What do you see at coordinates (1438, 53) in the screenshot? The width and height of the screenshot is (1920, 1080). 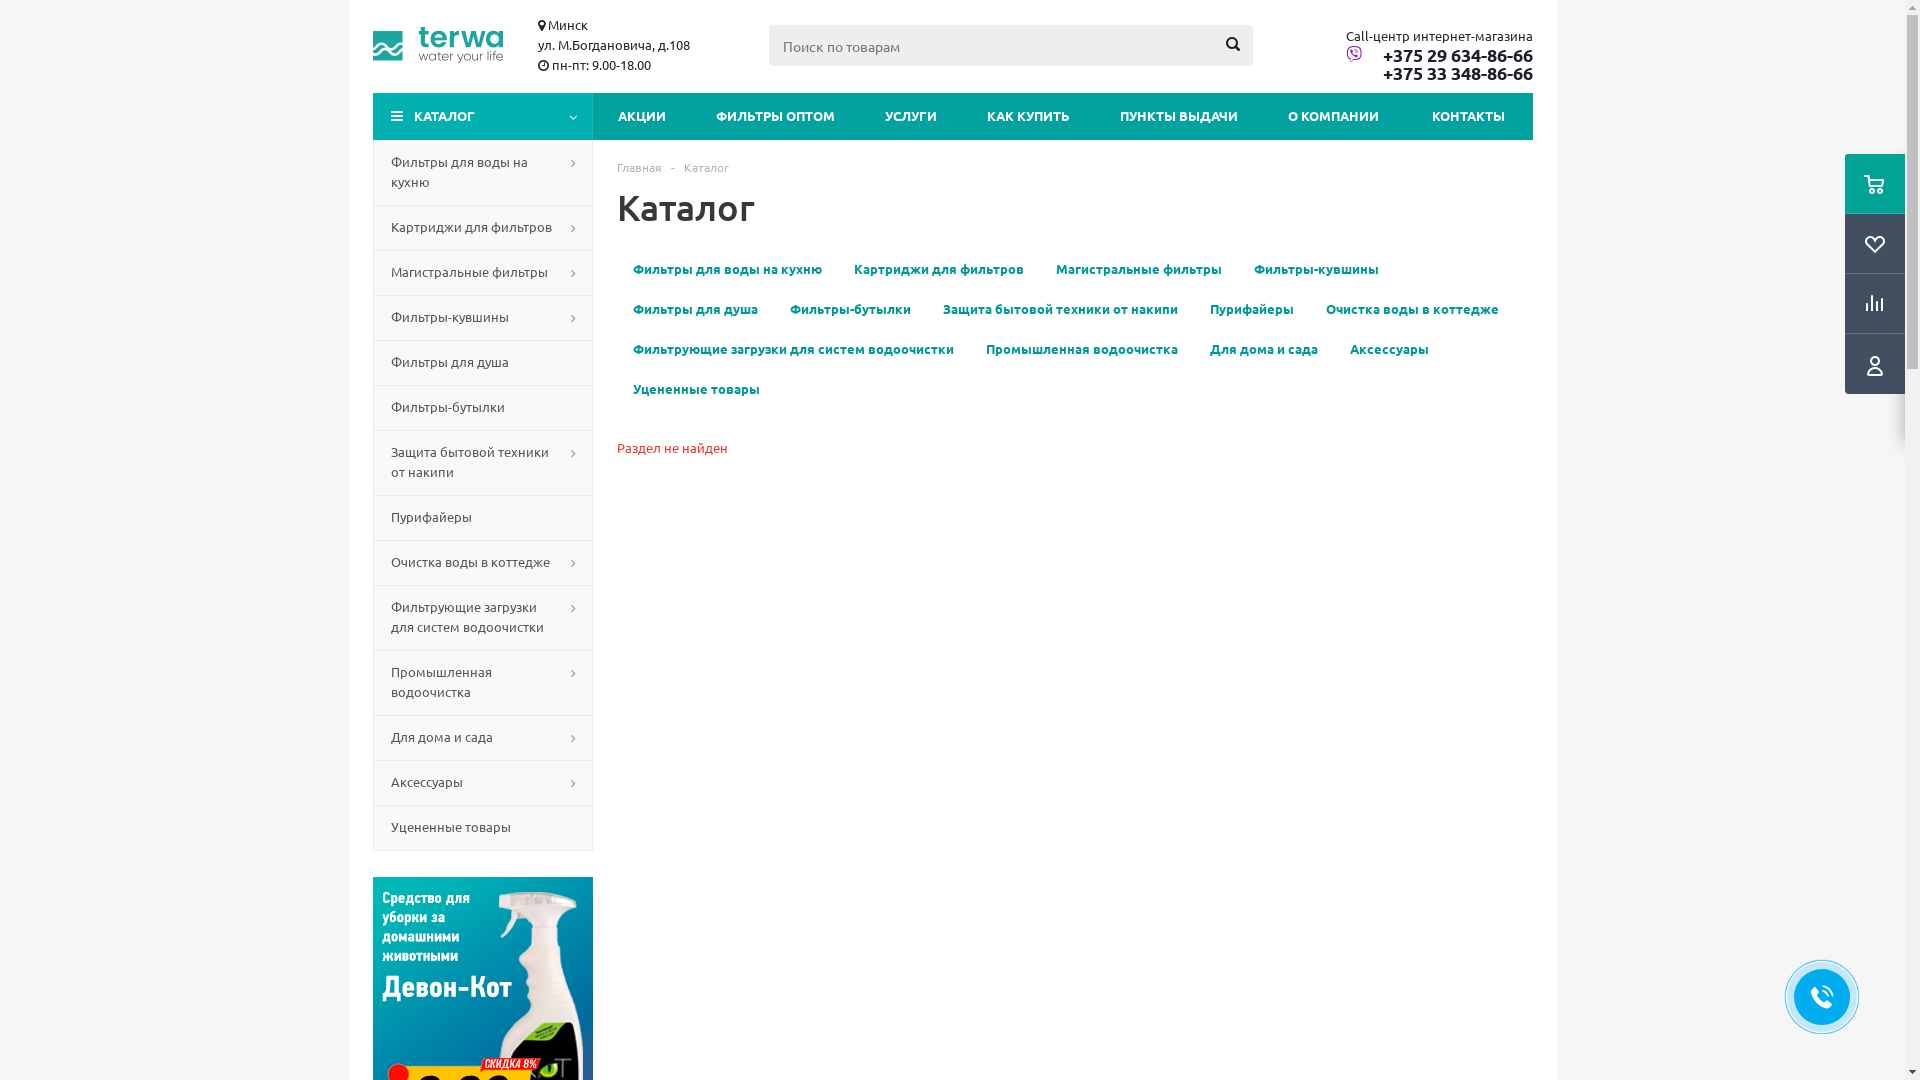 I see `'+375 29 634-86-66'` at bounding box center [1438, 53].